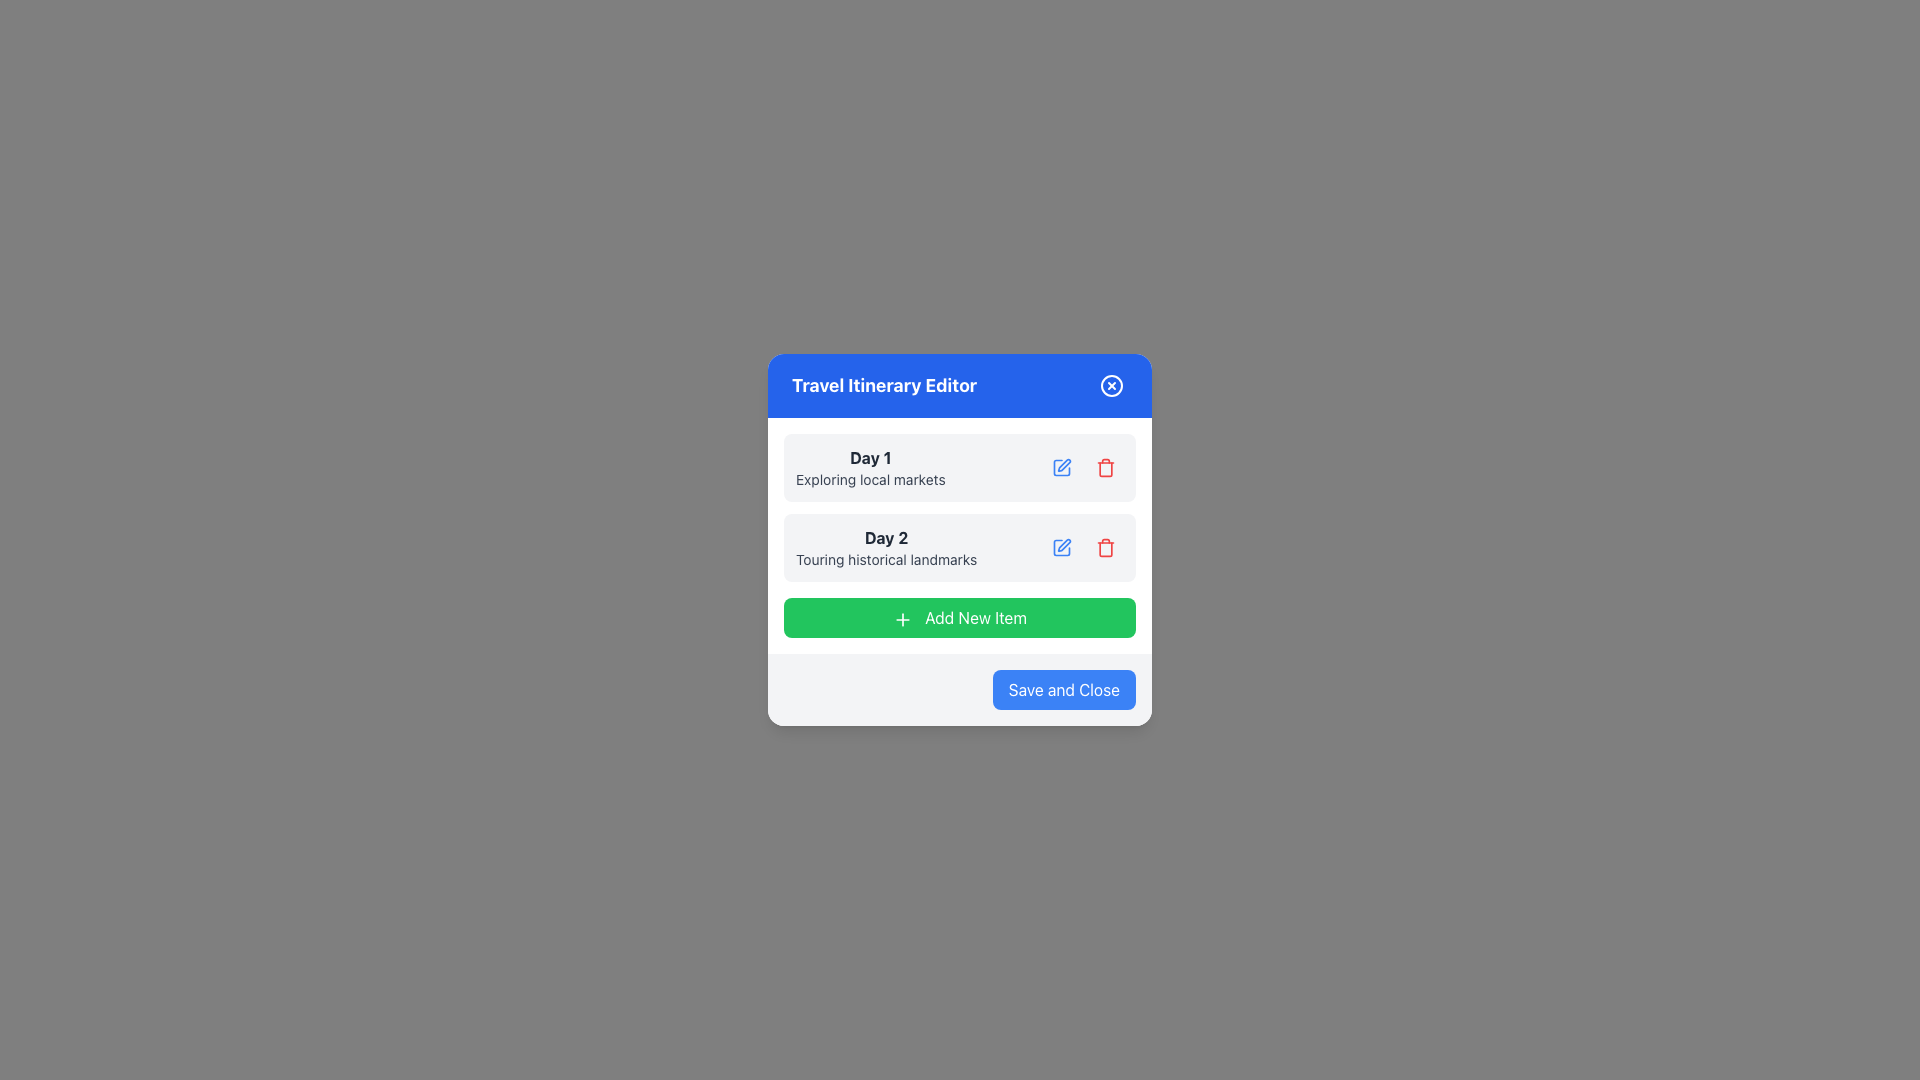 The image size is (1920, 1080). Describe the element at coordinates (960, 616) in the screenshot. I see `the interactive button located at the bottom of the 'Travel Itinerary Editor' panel` at that location.